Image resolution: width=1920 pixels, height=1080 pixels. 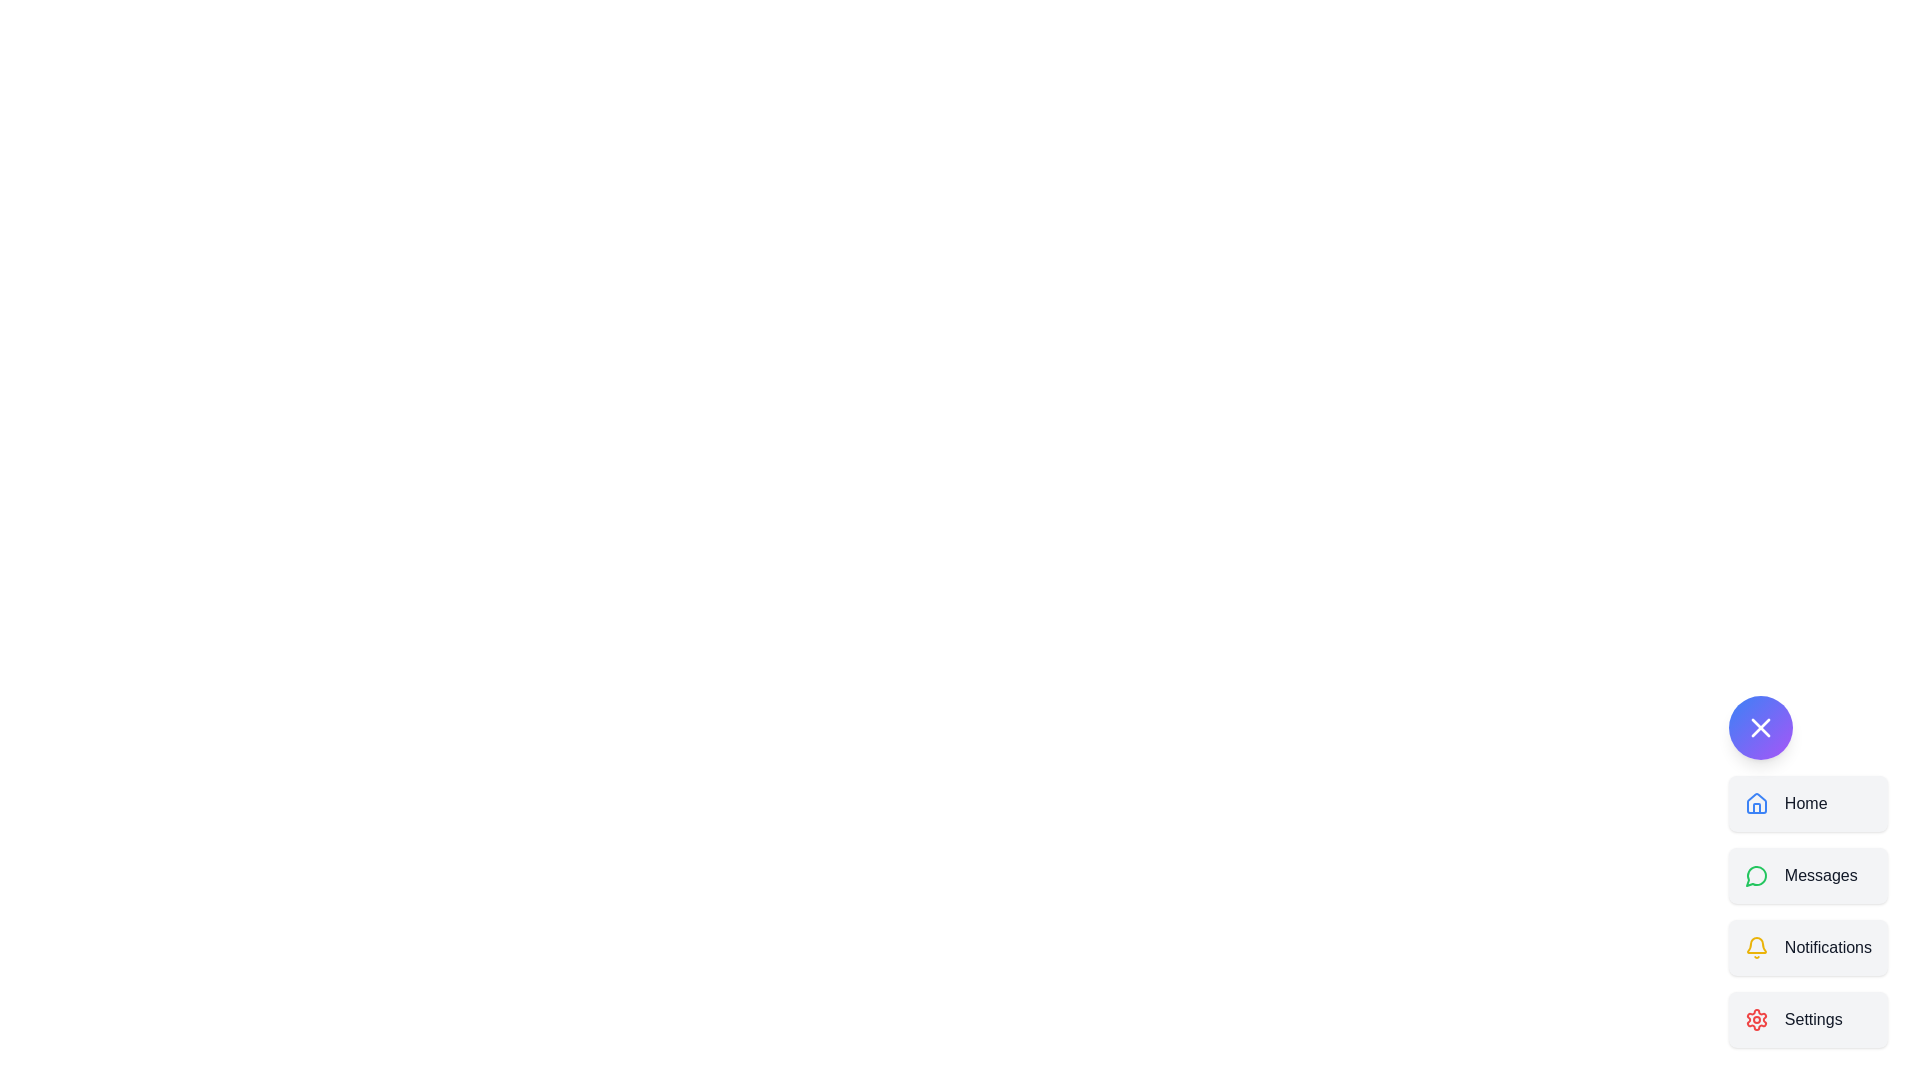 I want to click on the gear icon located on the left side of the 'Settings' list item at the bottom of the vertical menu, so click(x=1755, y=1019).